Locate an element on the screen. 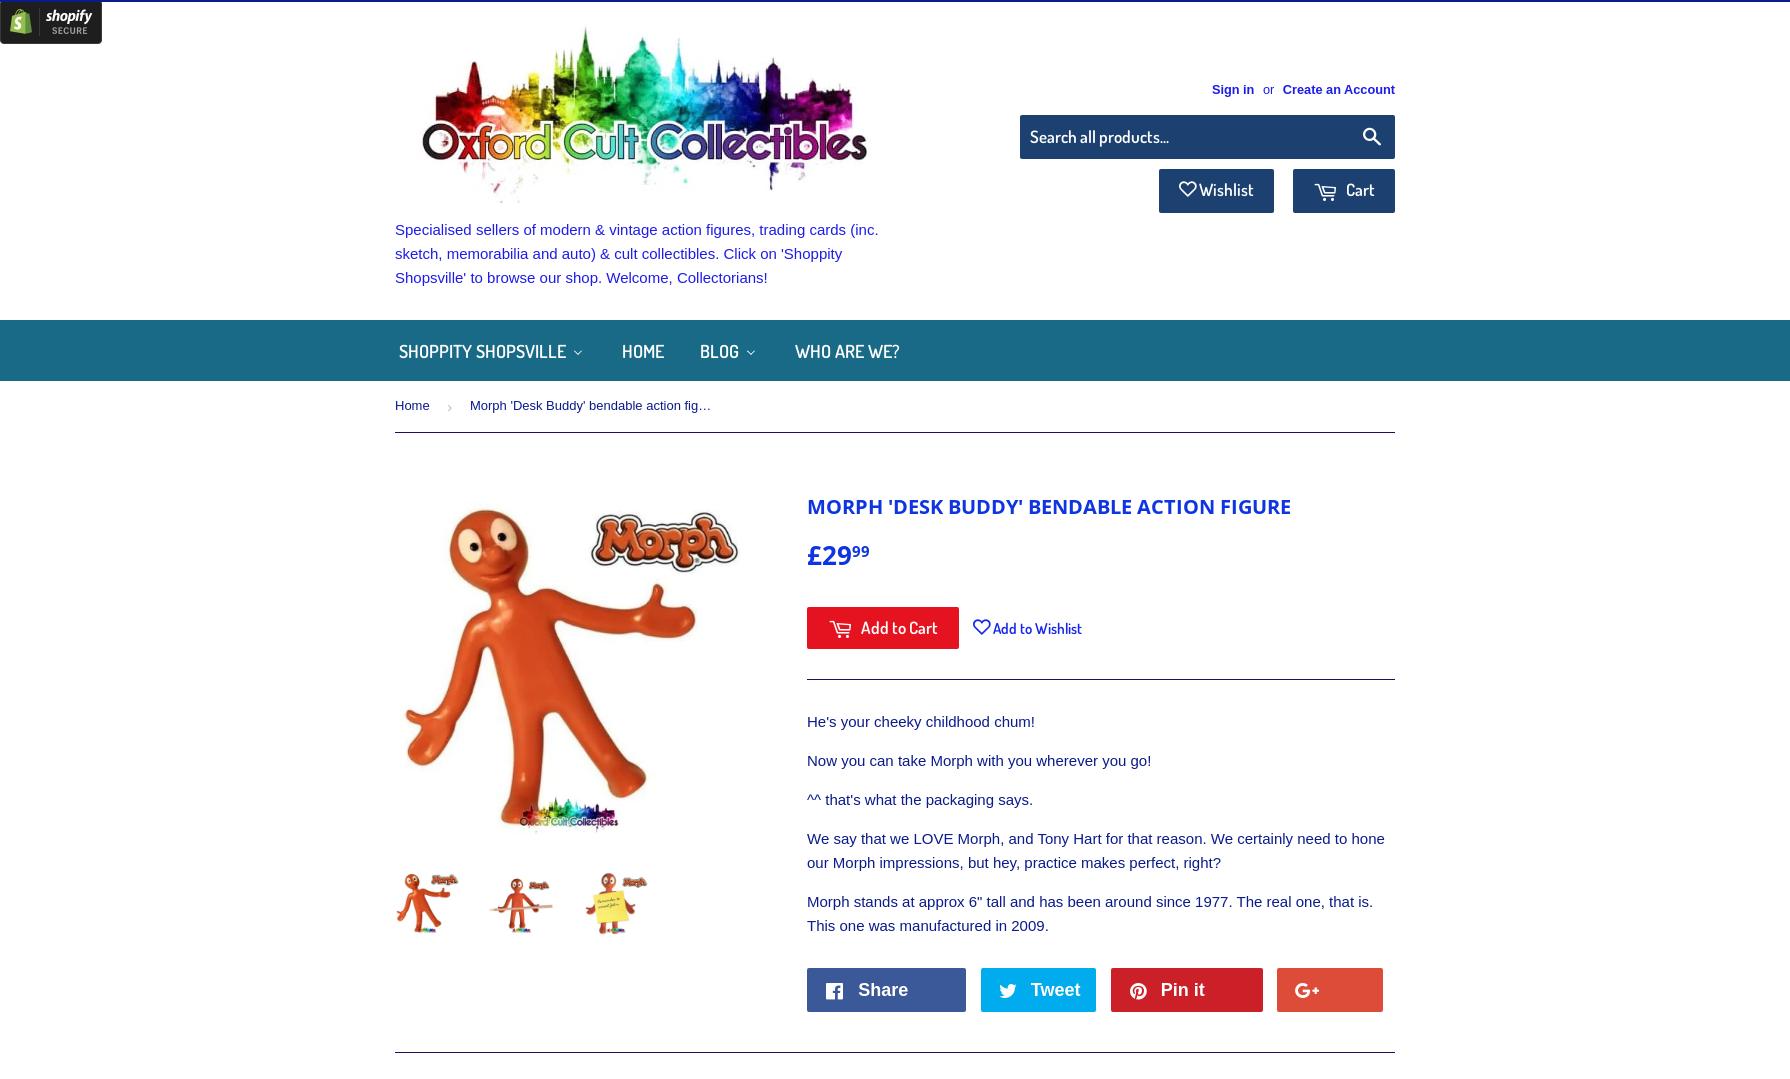 This screenshot has height=1079, width=1790. 'He's your cheeky childhood chum!' is located at coordinates (805, 720).